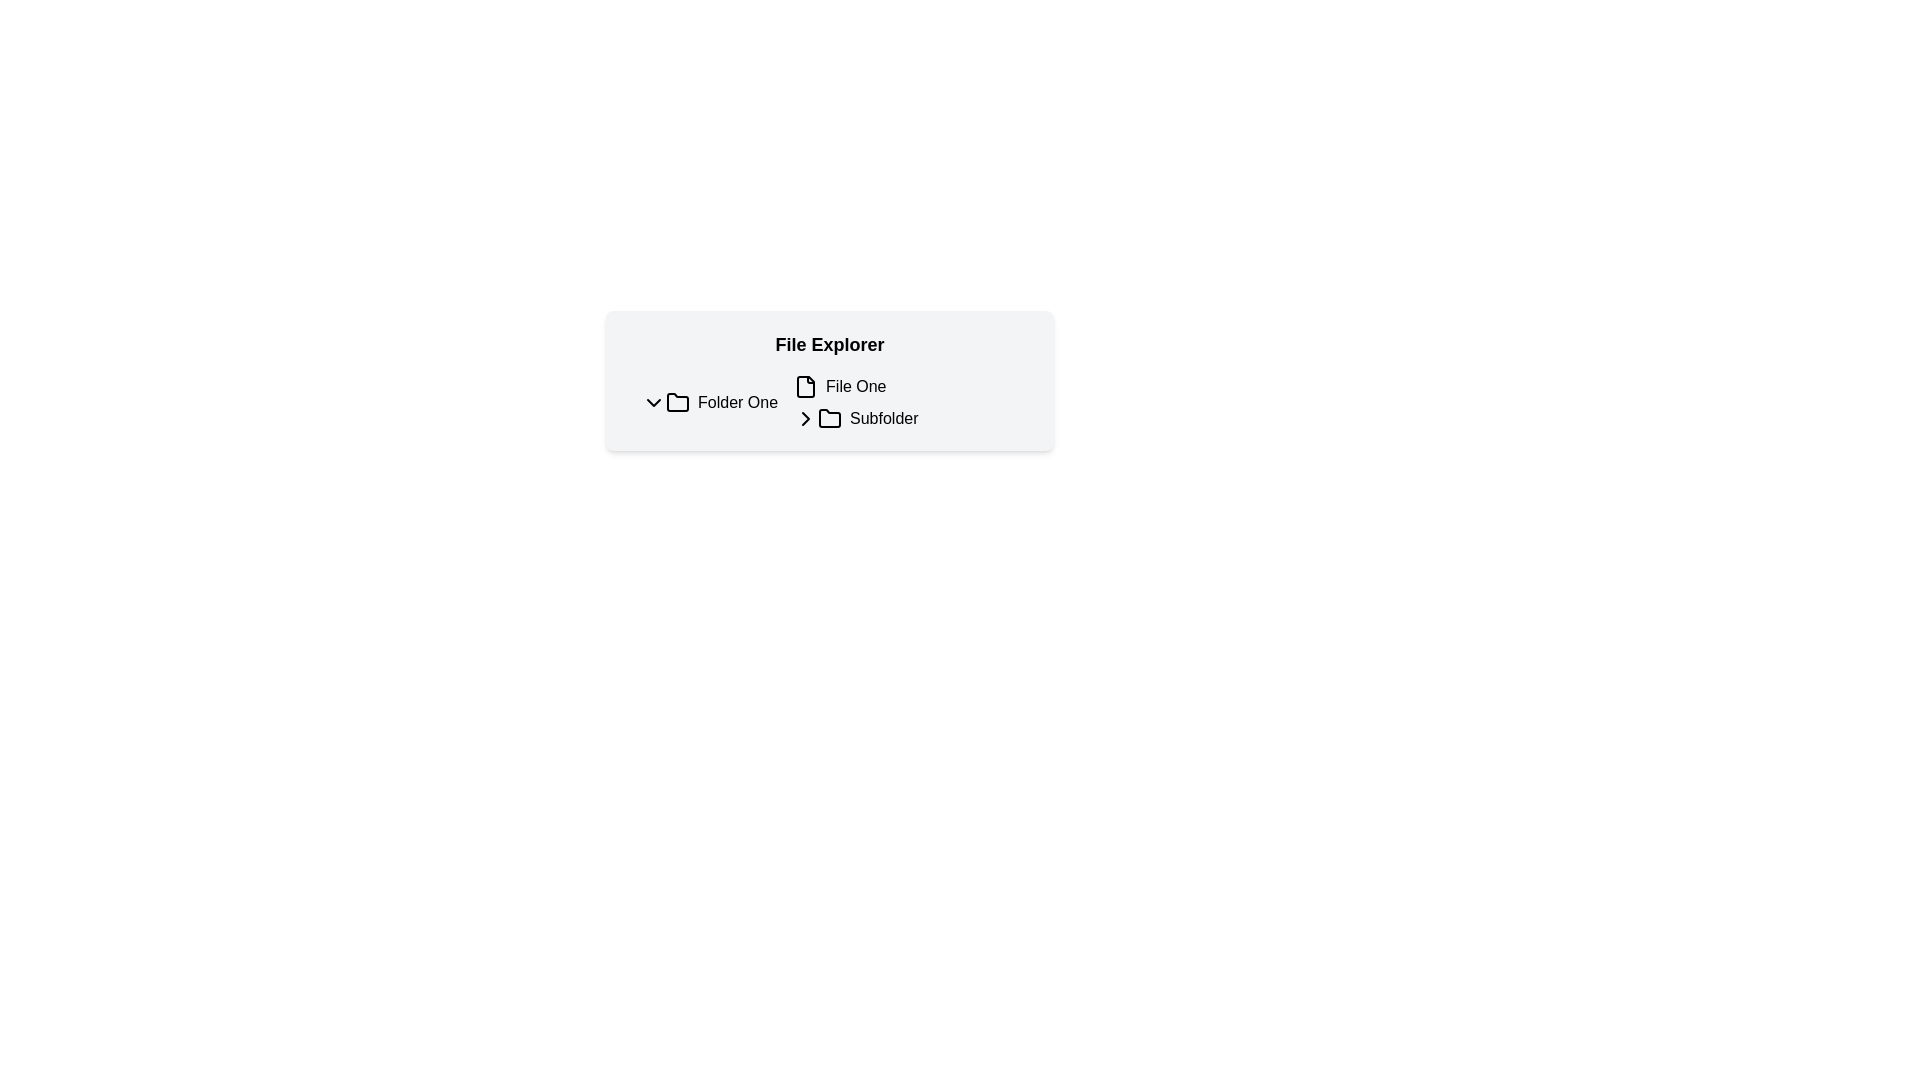 The height and width of the screenshot is (1080, 1920). Describe the element at coordinates (848, 386) in the screenshot. I see `on the list item representing 'File One' in the 'File Explorer' section` at that location.